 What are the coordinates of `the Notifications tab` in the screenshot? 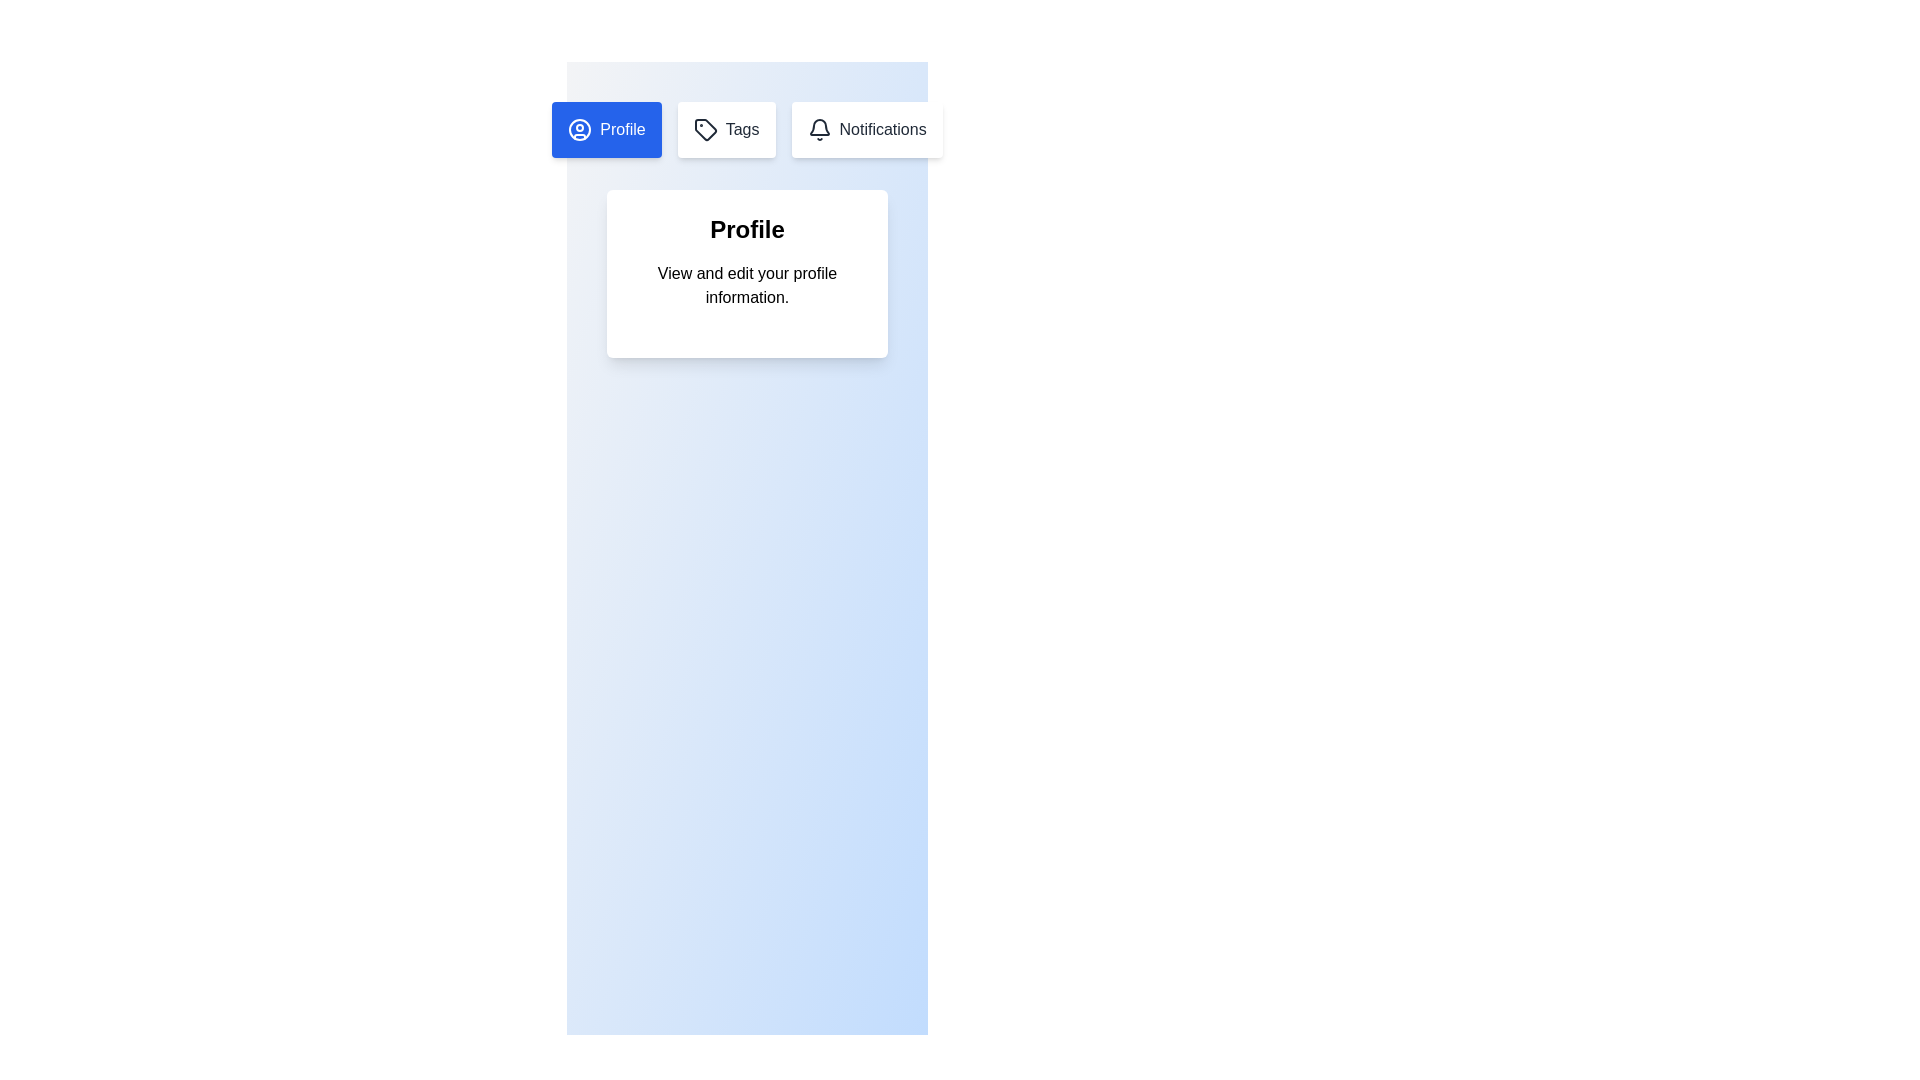 It's located at (867, 130).